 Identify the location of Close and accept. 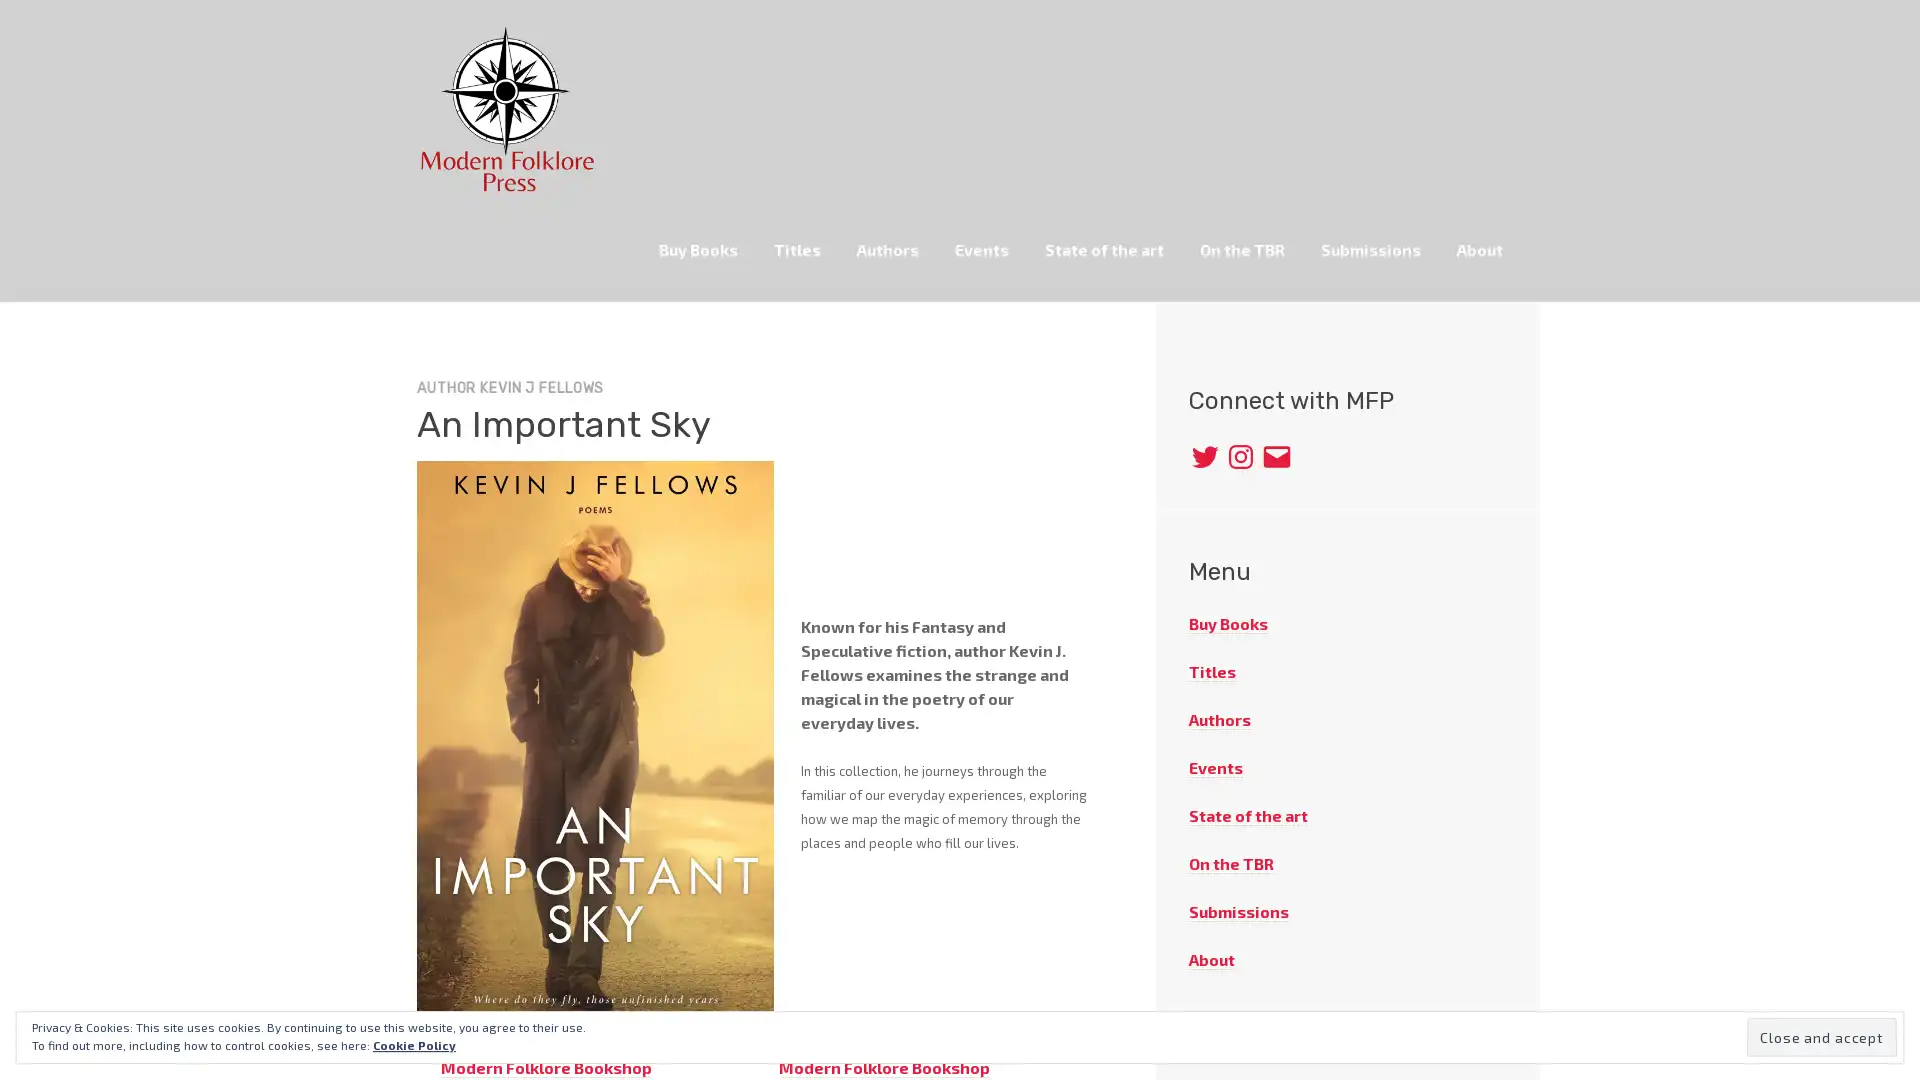
(1822, 1036).